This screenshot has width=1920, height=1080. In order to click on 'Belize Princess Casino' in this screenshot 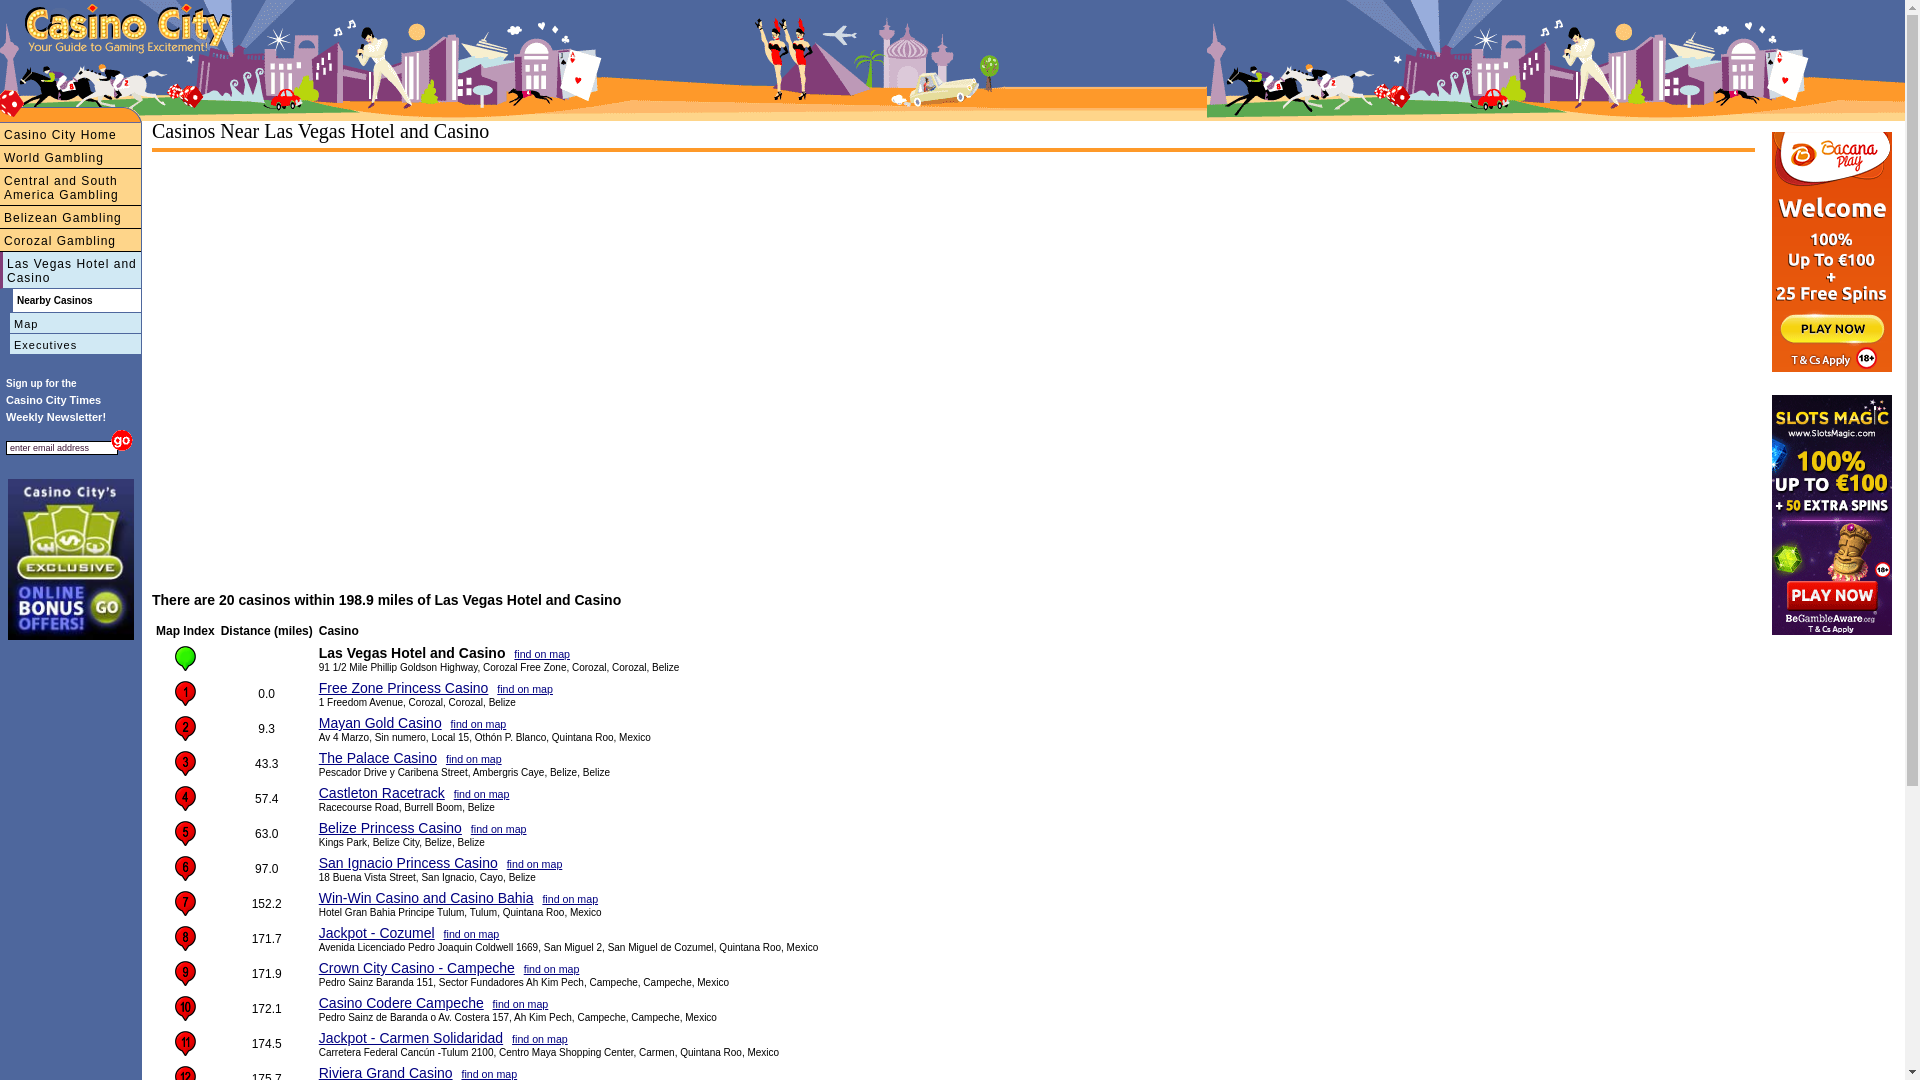, I will do `click(390, 828)`.